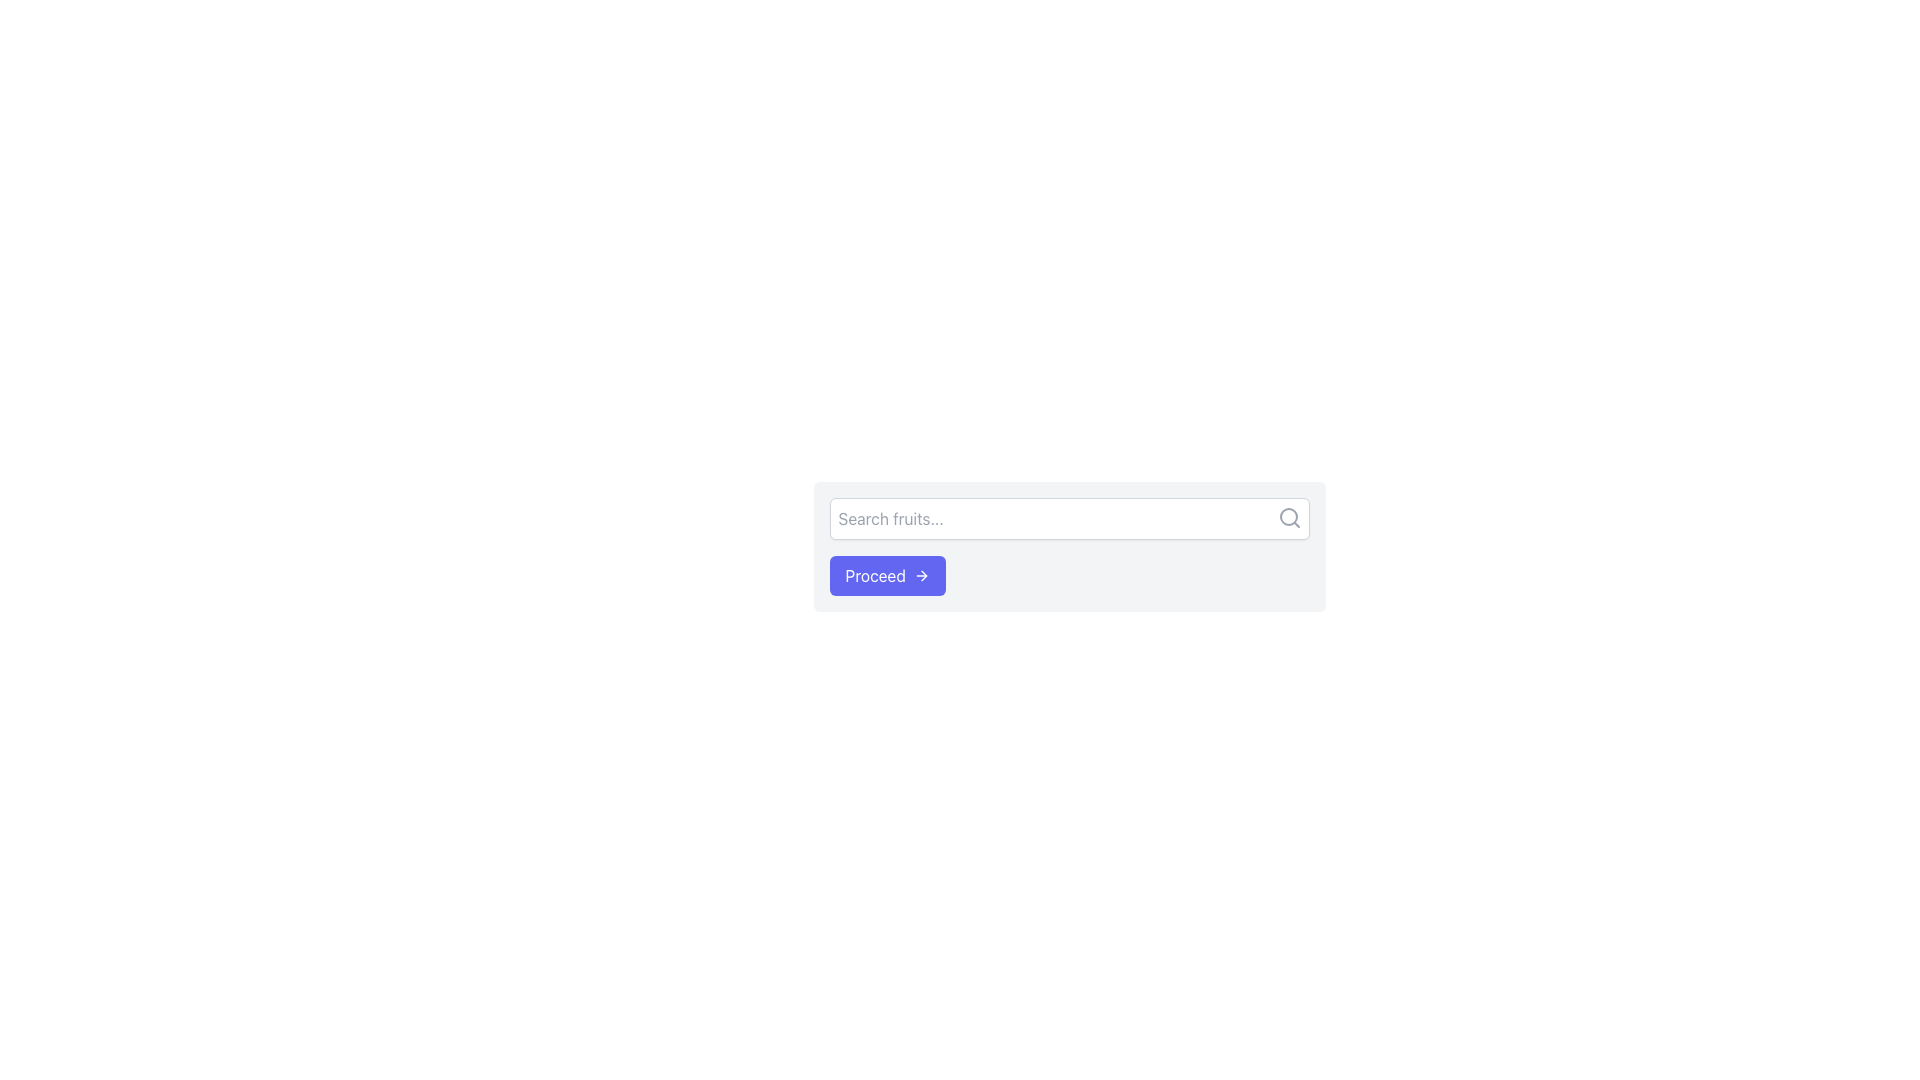  I want to click on the circular gray magnifying glass icon, which is positioned at the top-right corner of the text input box, so click(1289, 516).